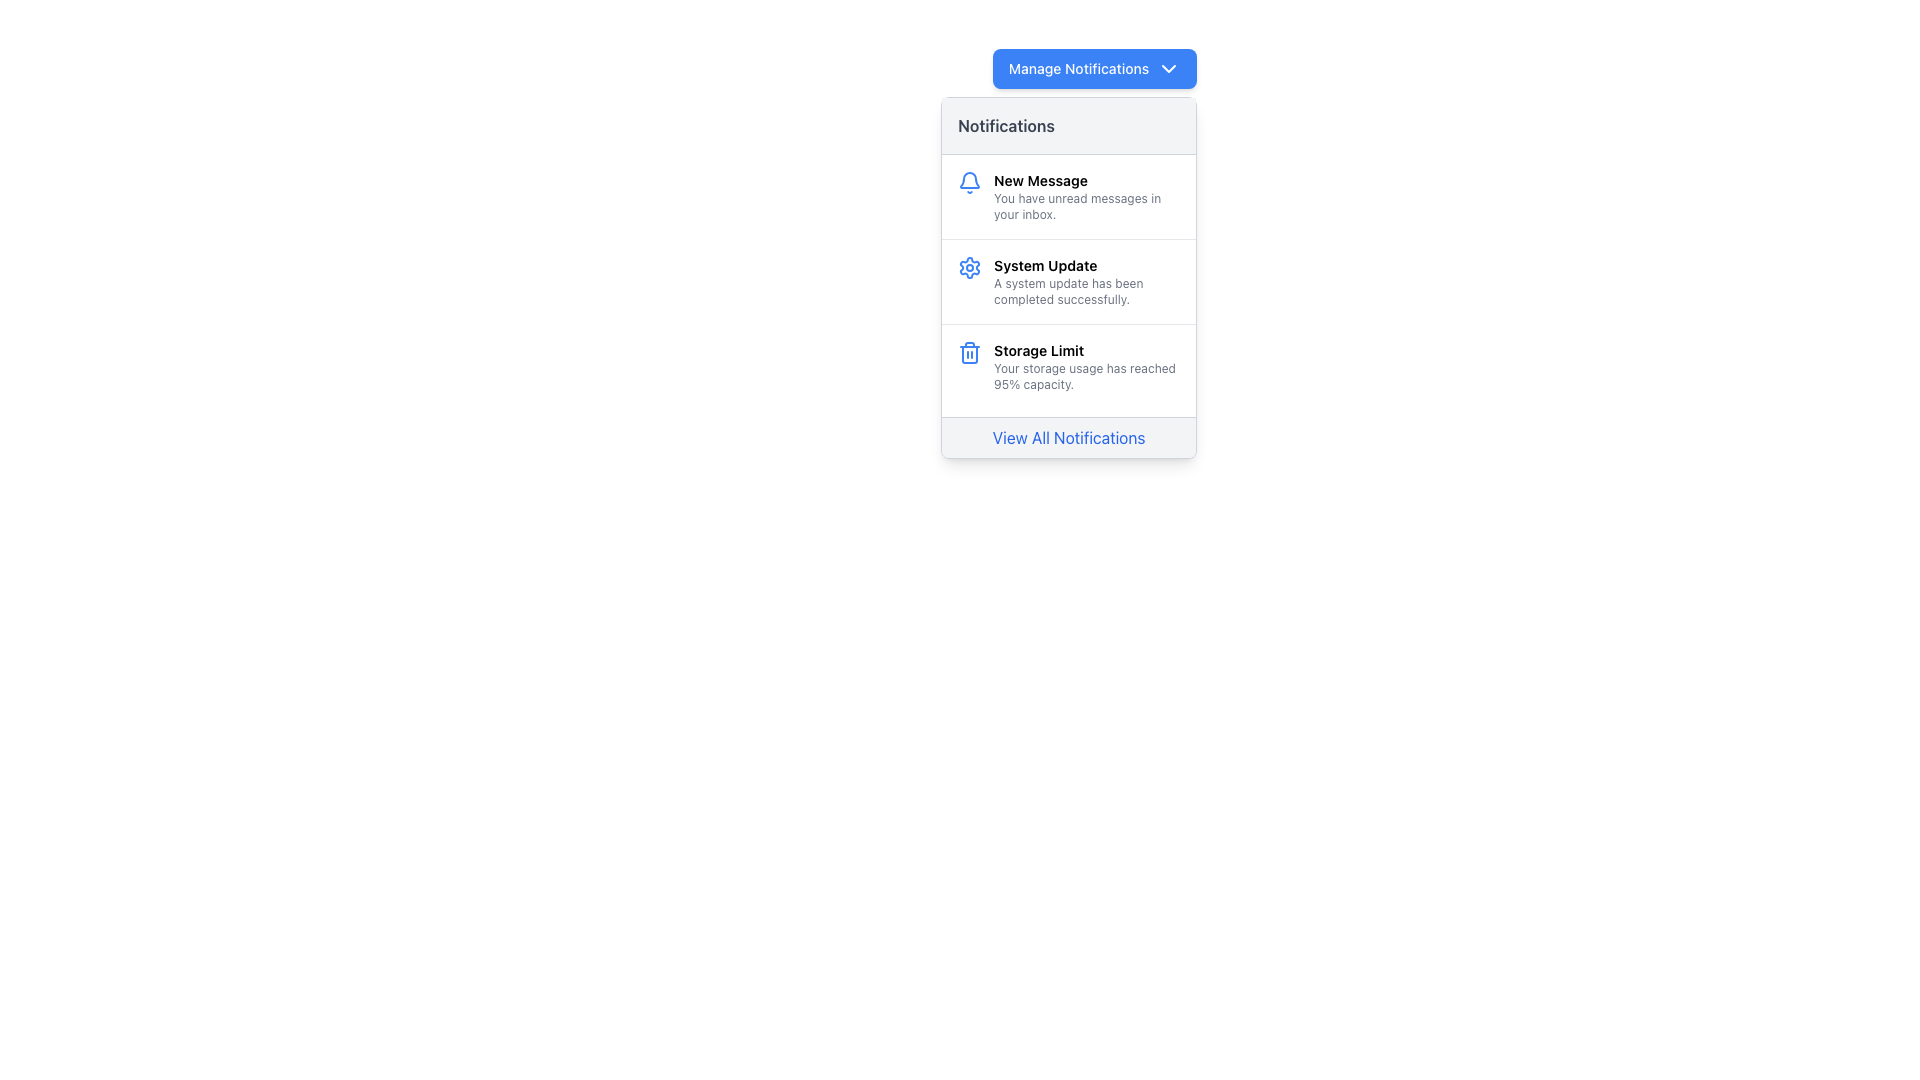  I want to click on the chevron icon located on the rightmost edge of the 'Manage Notifications' button, so click(1169, 68).